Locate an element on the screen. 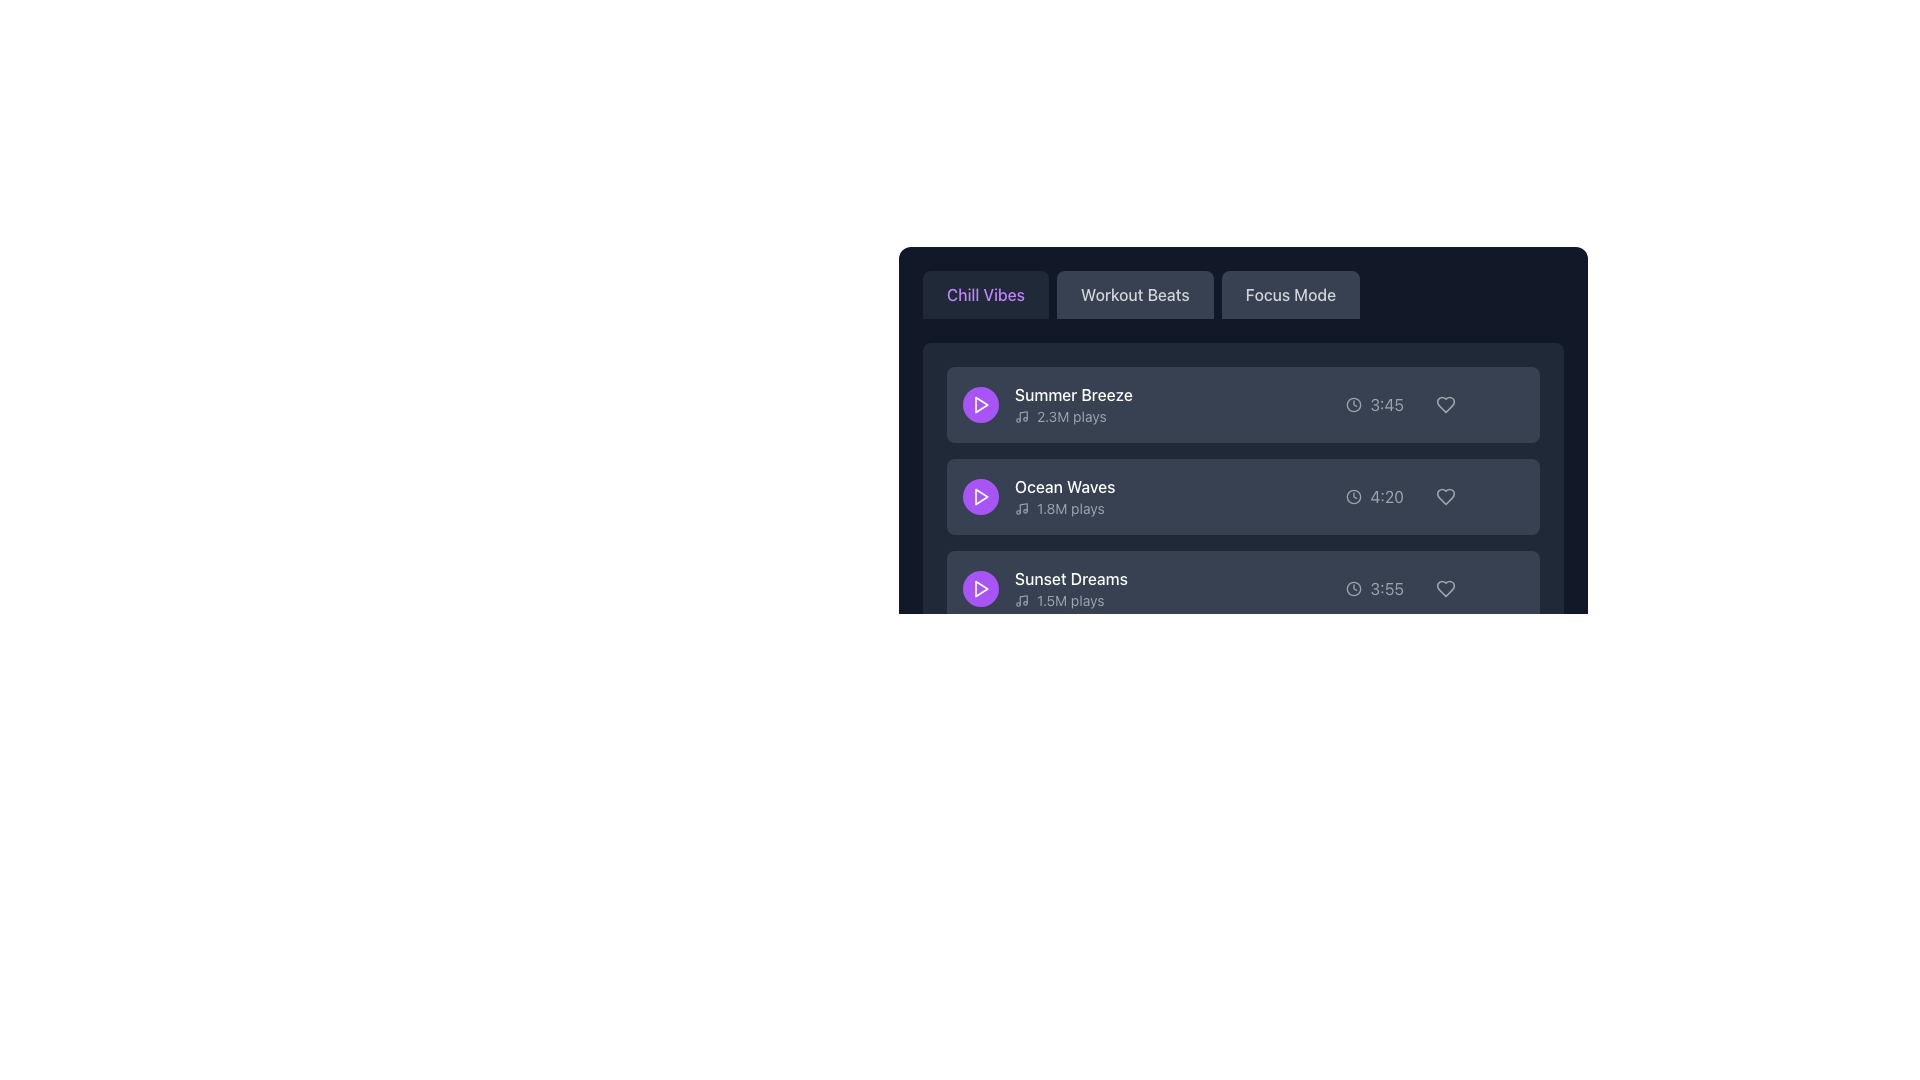 The image size is (1920, 1080). the outer circular ring of the clock icon located adjacent to the 'Ocean Waves' playlist entry and the duration text '4:20' is located at coordinates (1354, 496).